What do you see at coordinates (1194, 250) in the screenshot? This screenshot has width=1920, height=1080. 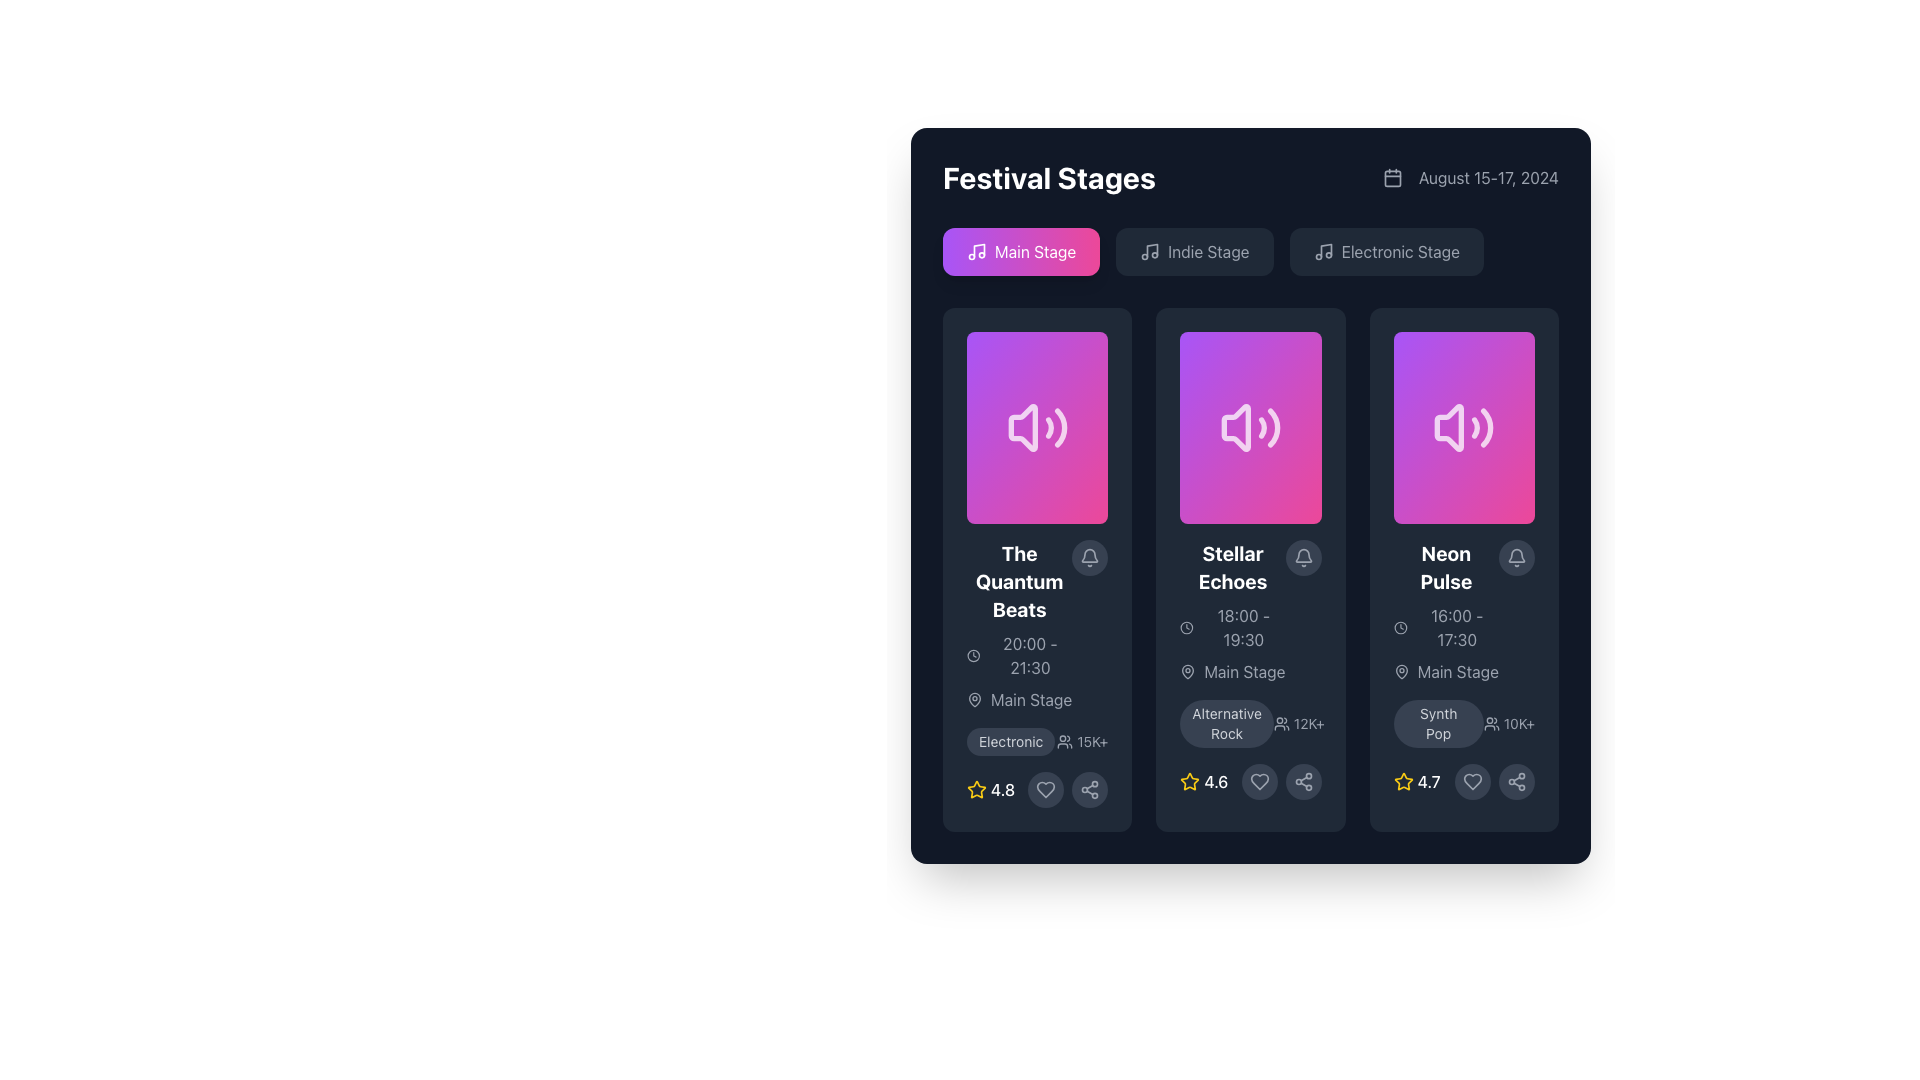 I see `the 'Indie Stage' button, which is the second option in a row of three stage options, to filter events by this stage` at bounding box center [1194, 250].